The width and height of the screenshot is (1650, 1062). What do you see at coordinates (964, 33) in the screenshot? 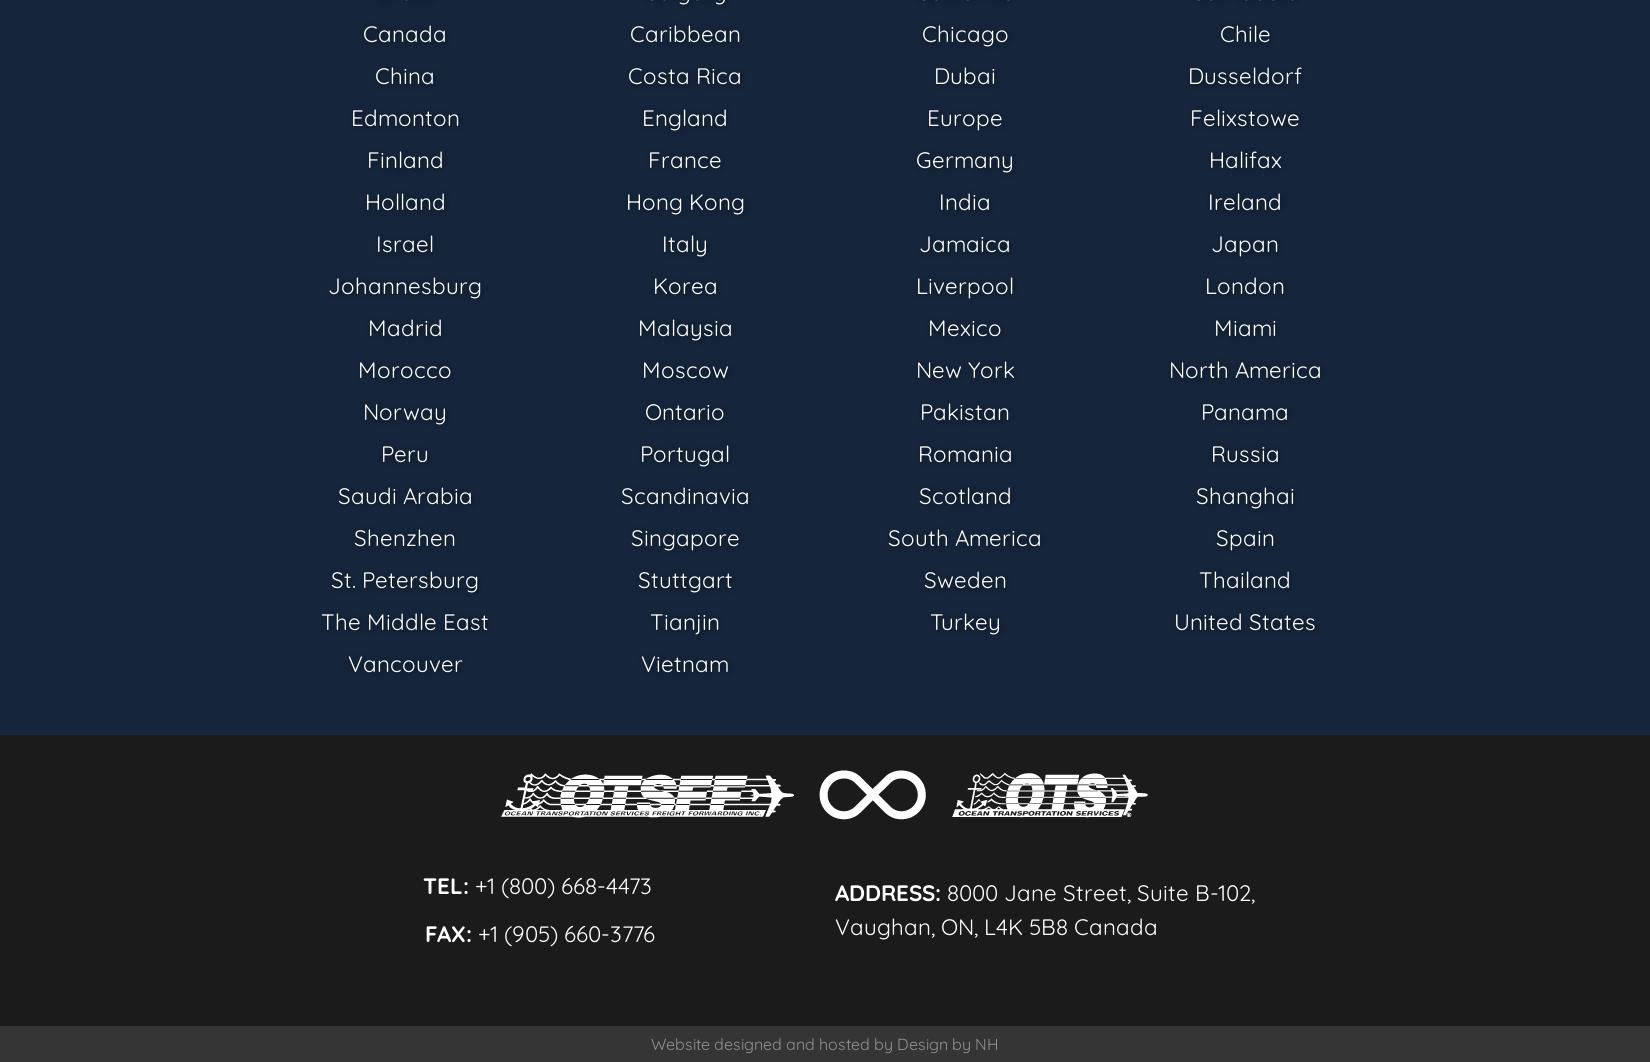
I see `'Chicago'` at bounding box center [964, 33].